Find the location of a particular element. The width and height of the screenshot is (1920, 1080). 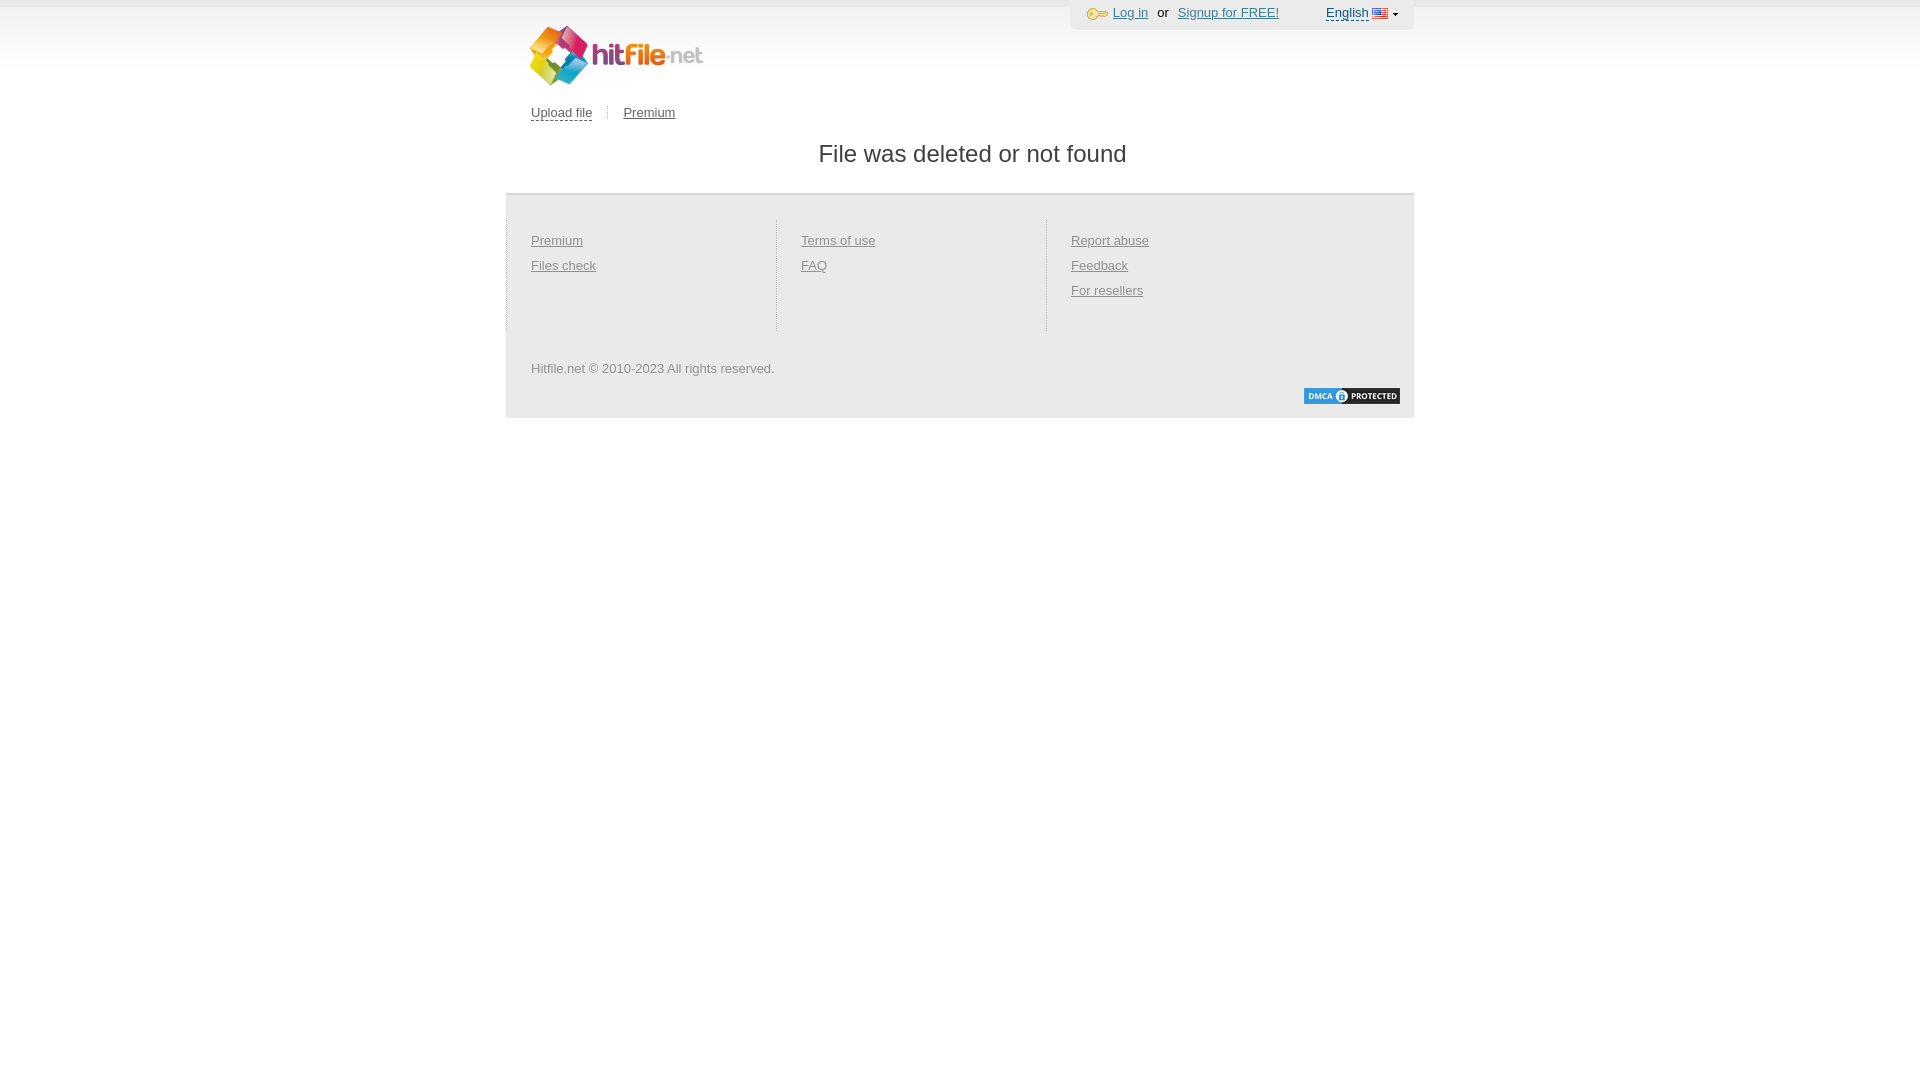

'Premium' is located at coordinates (648, 112).